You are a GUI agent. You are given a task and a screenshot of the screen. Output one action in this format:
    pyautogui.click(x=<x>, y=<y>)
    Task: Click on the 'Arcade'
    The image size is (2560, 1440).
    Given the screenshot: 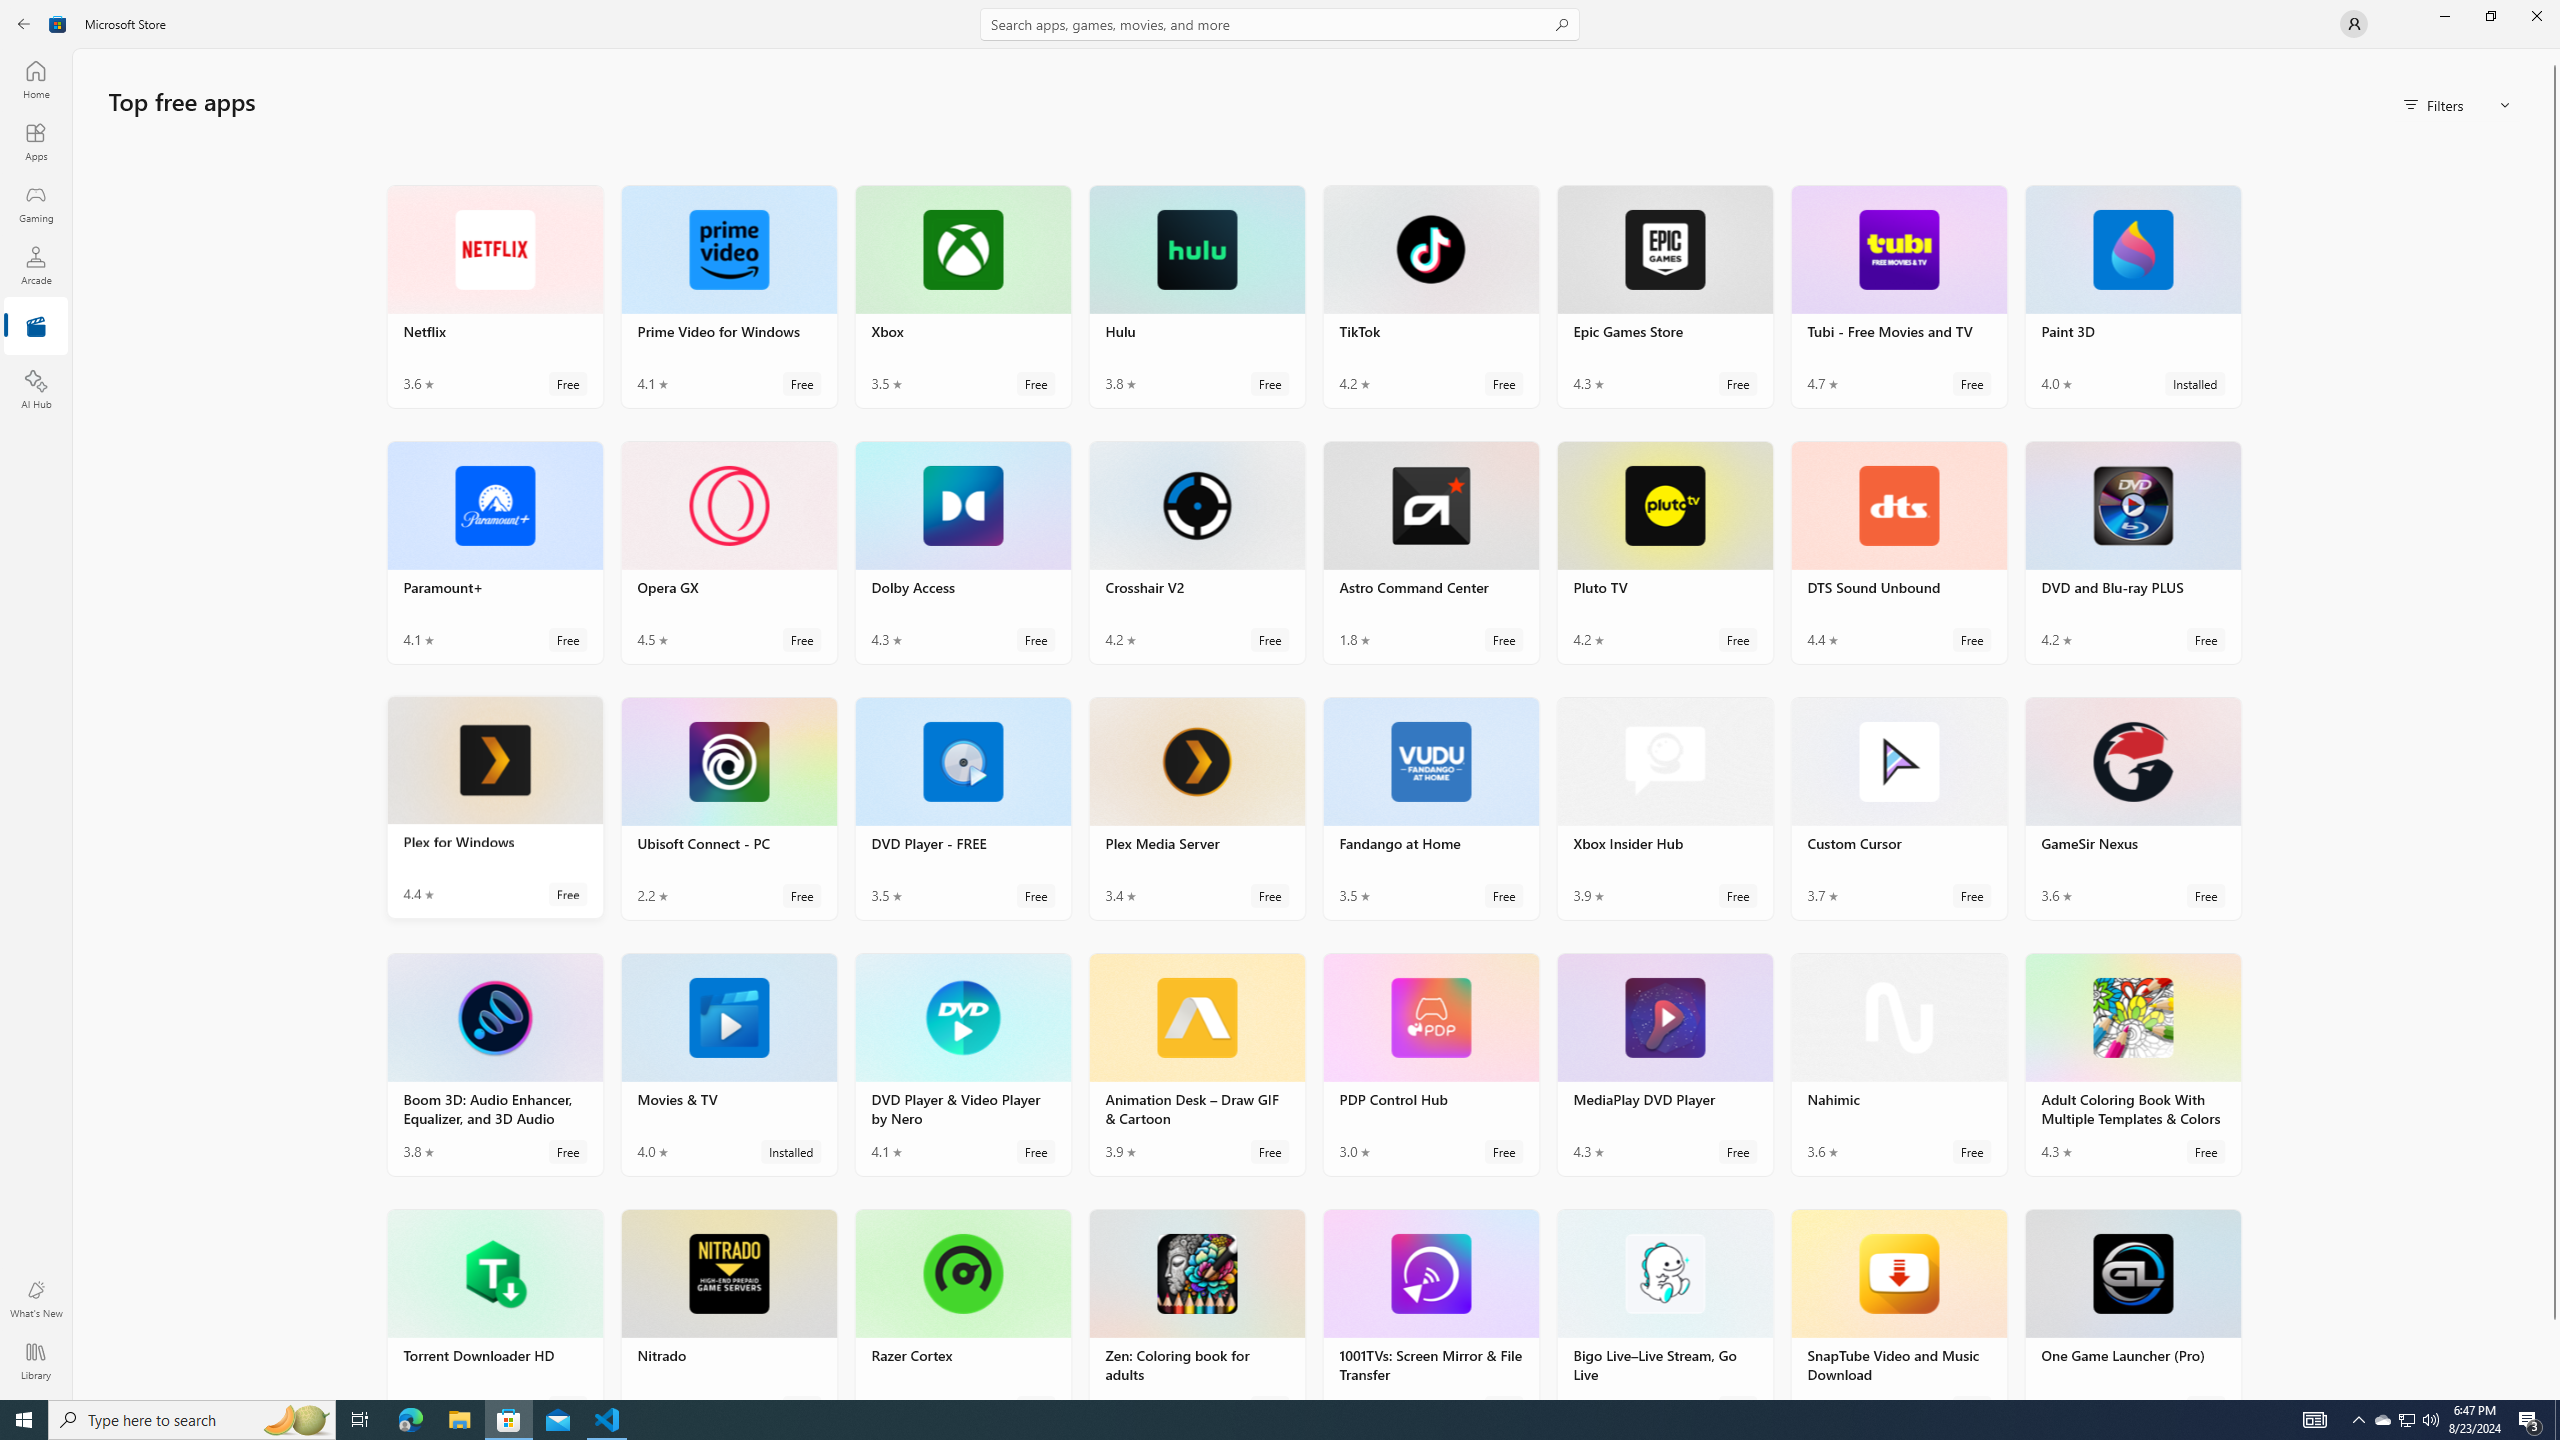 What is the action you would take?
    pyautogui.click(x=34, y=264)
    